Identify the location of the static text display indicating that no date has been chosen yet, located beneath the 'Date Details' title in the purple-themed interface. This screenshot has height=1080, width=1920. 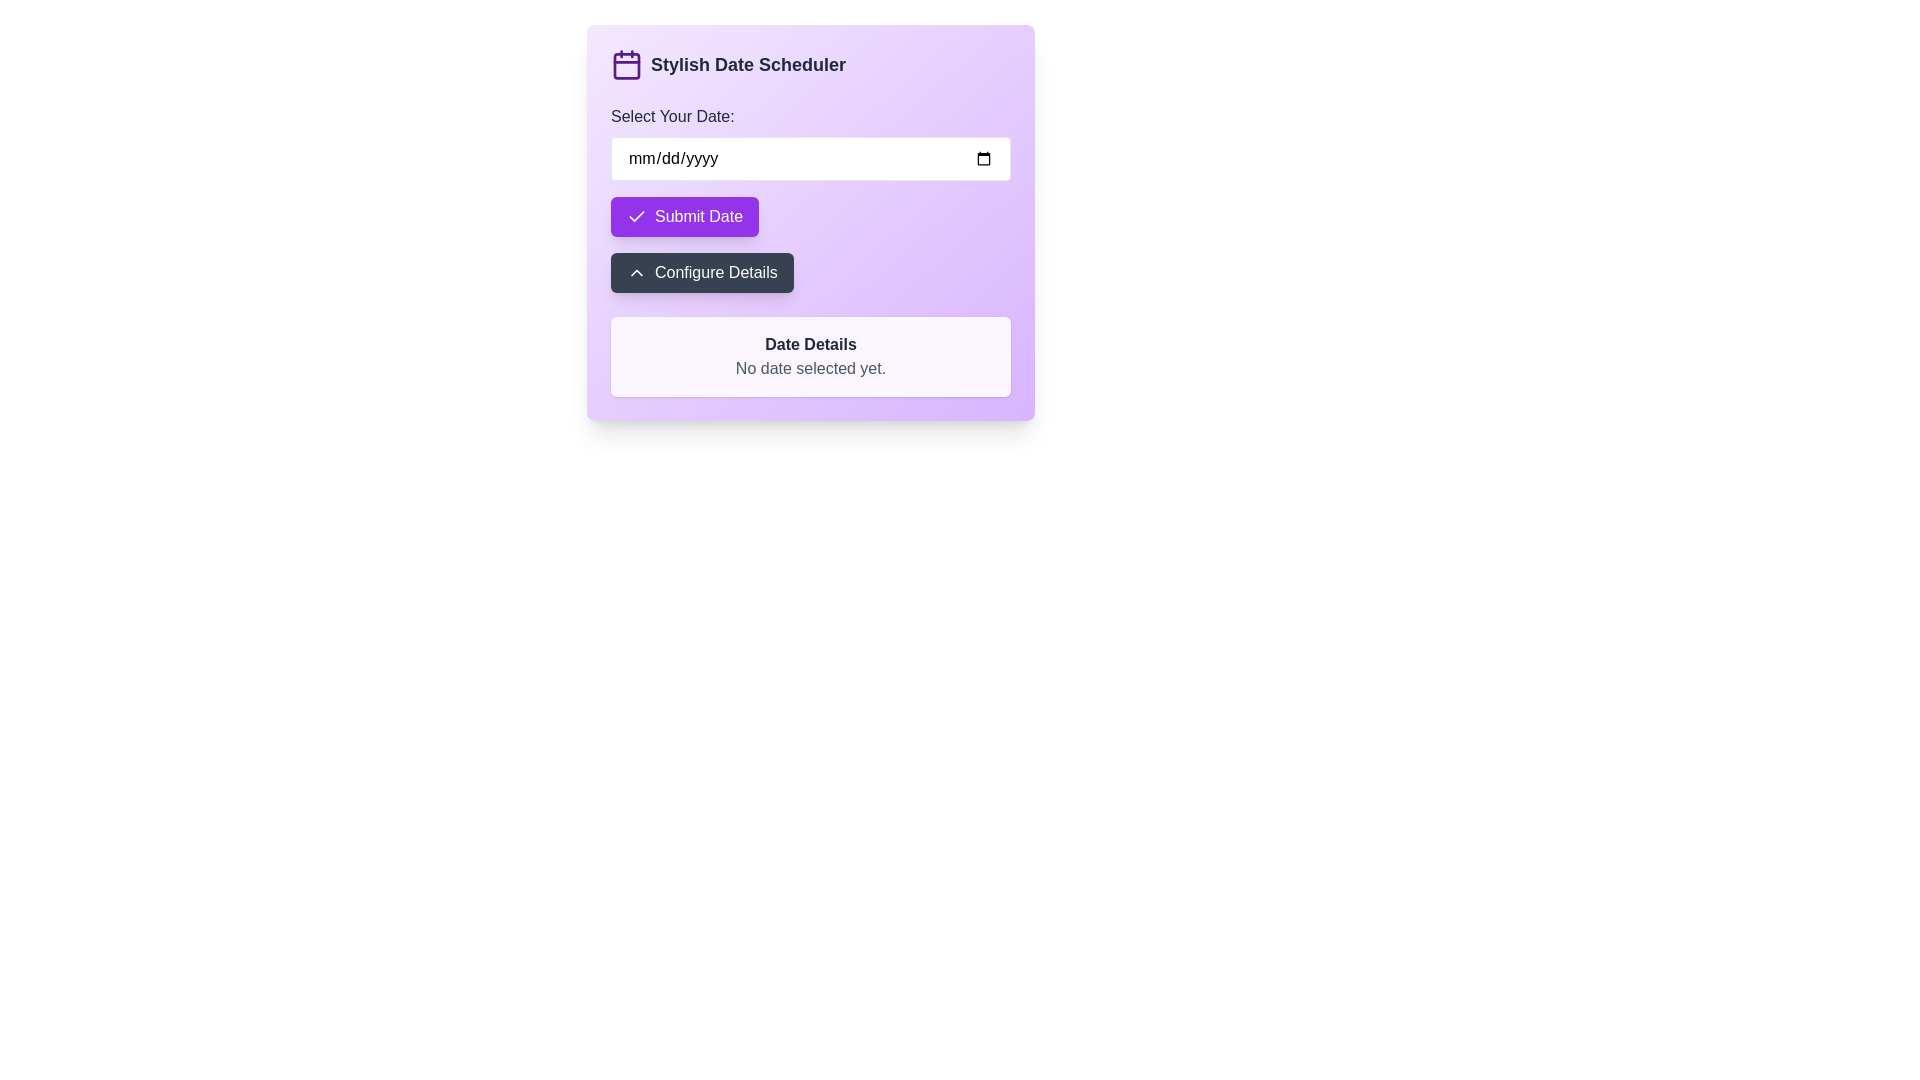
(811, 369).